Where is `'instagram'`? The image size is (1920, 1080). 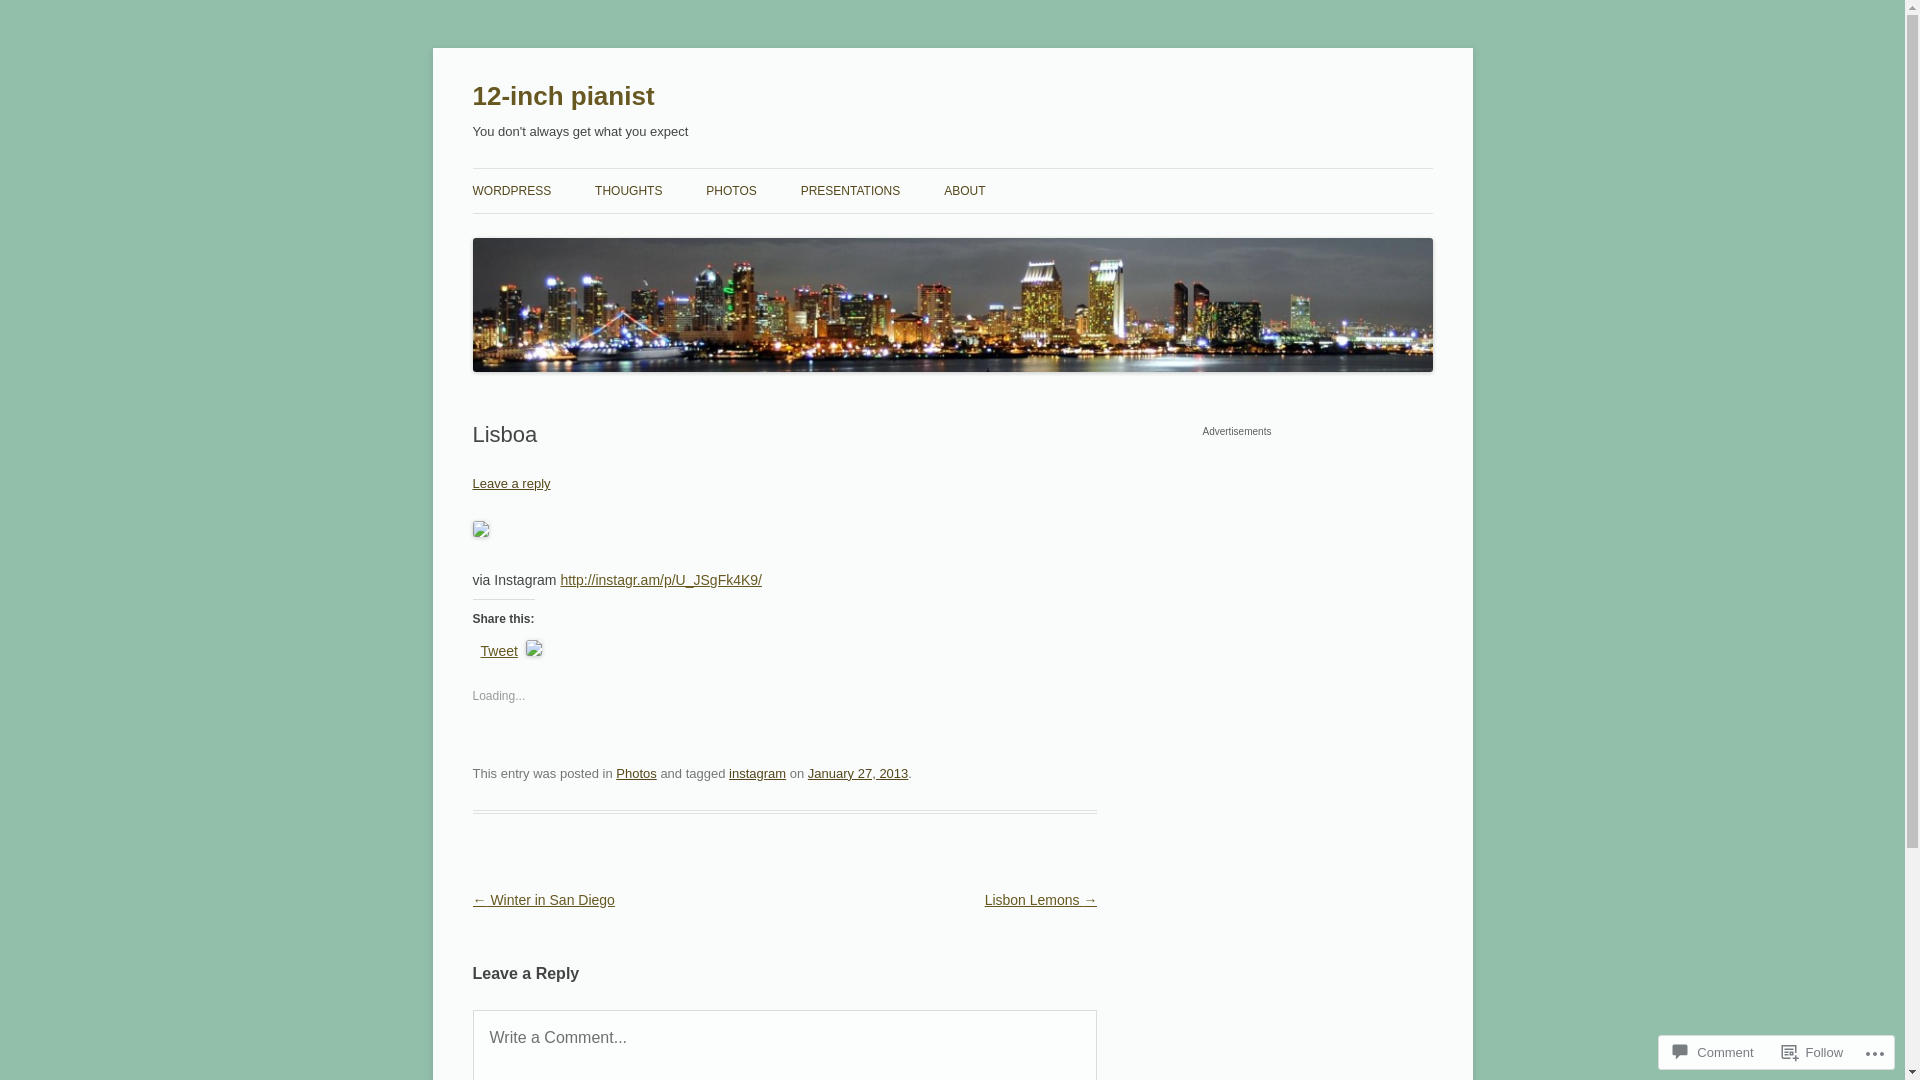
'instagram' is located at coordinates (756, 772).